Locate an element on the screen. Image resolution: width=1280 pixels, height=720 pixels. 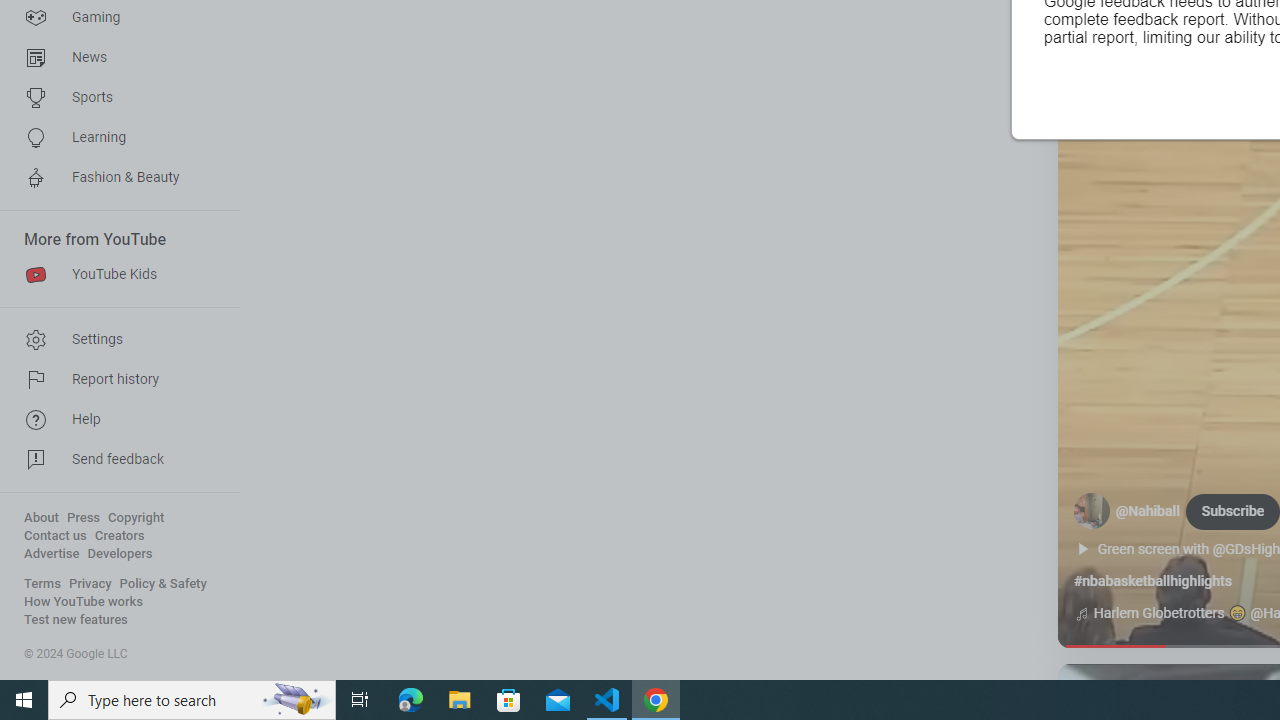
'Privacy' is located at coordinates (89, 584).